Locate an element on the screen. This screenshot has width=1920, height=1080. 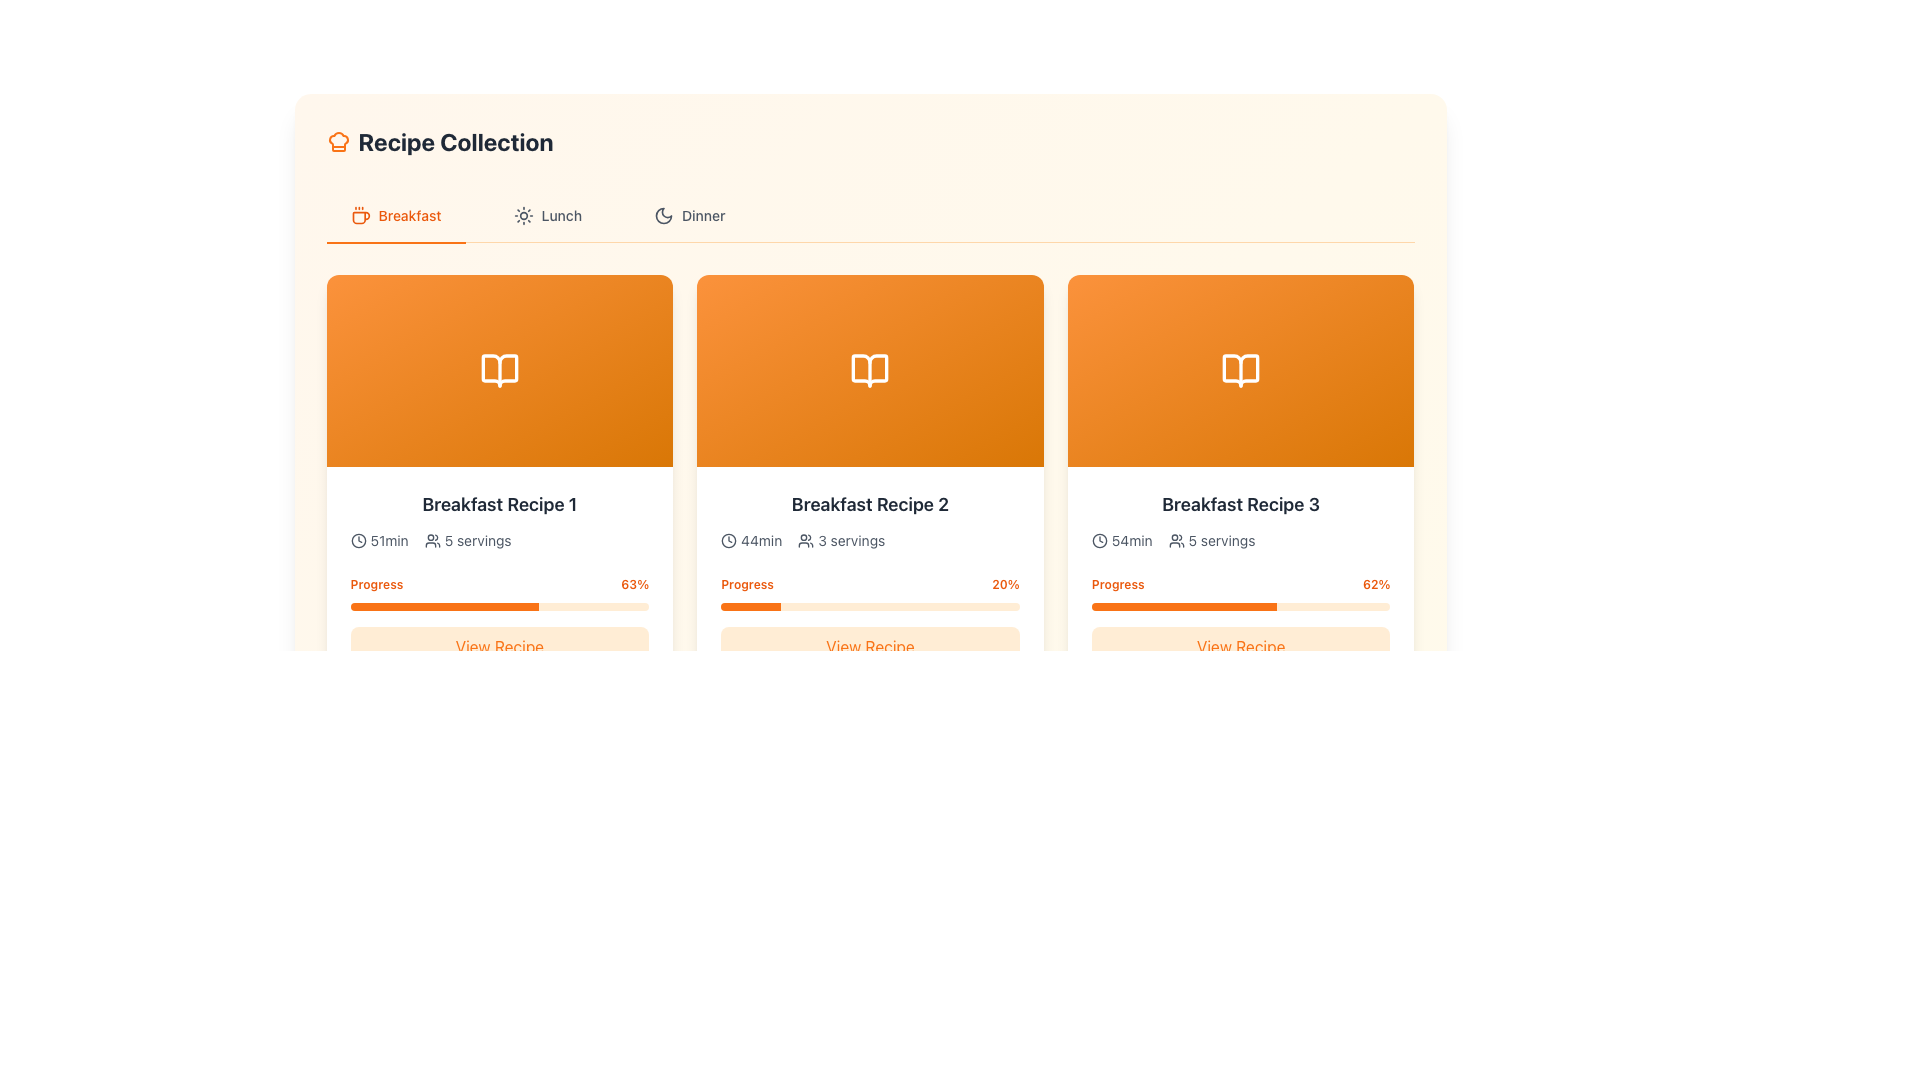
the details associated with the graphical header icon for the 'Breakfast Recipe 3' section, located at the top of the card in the third column under the 'Breakfast' tab is located at coordinates (1240, 370).